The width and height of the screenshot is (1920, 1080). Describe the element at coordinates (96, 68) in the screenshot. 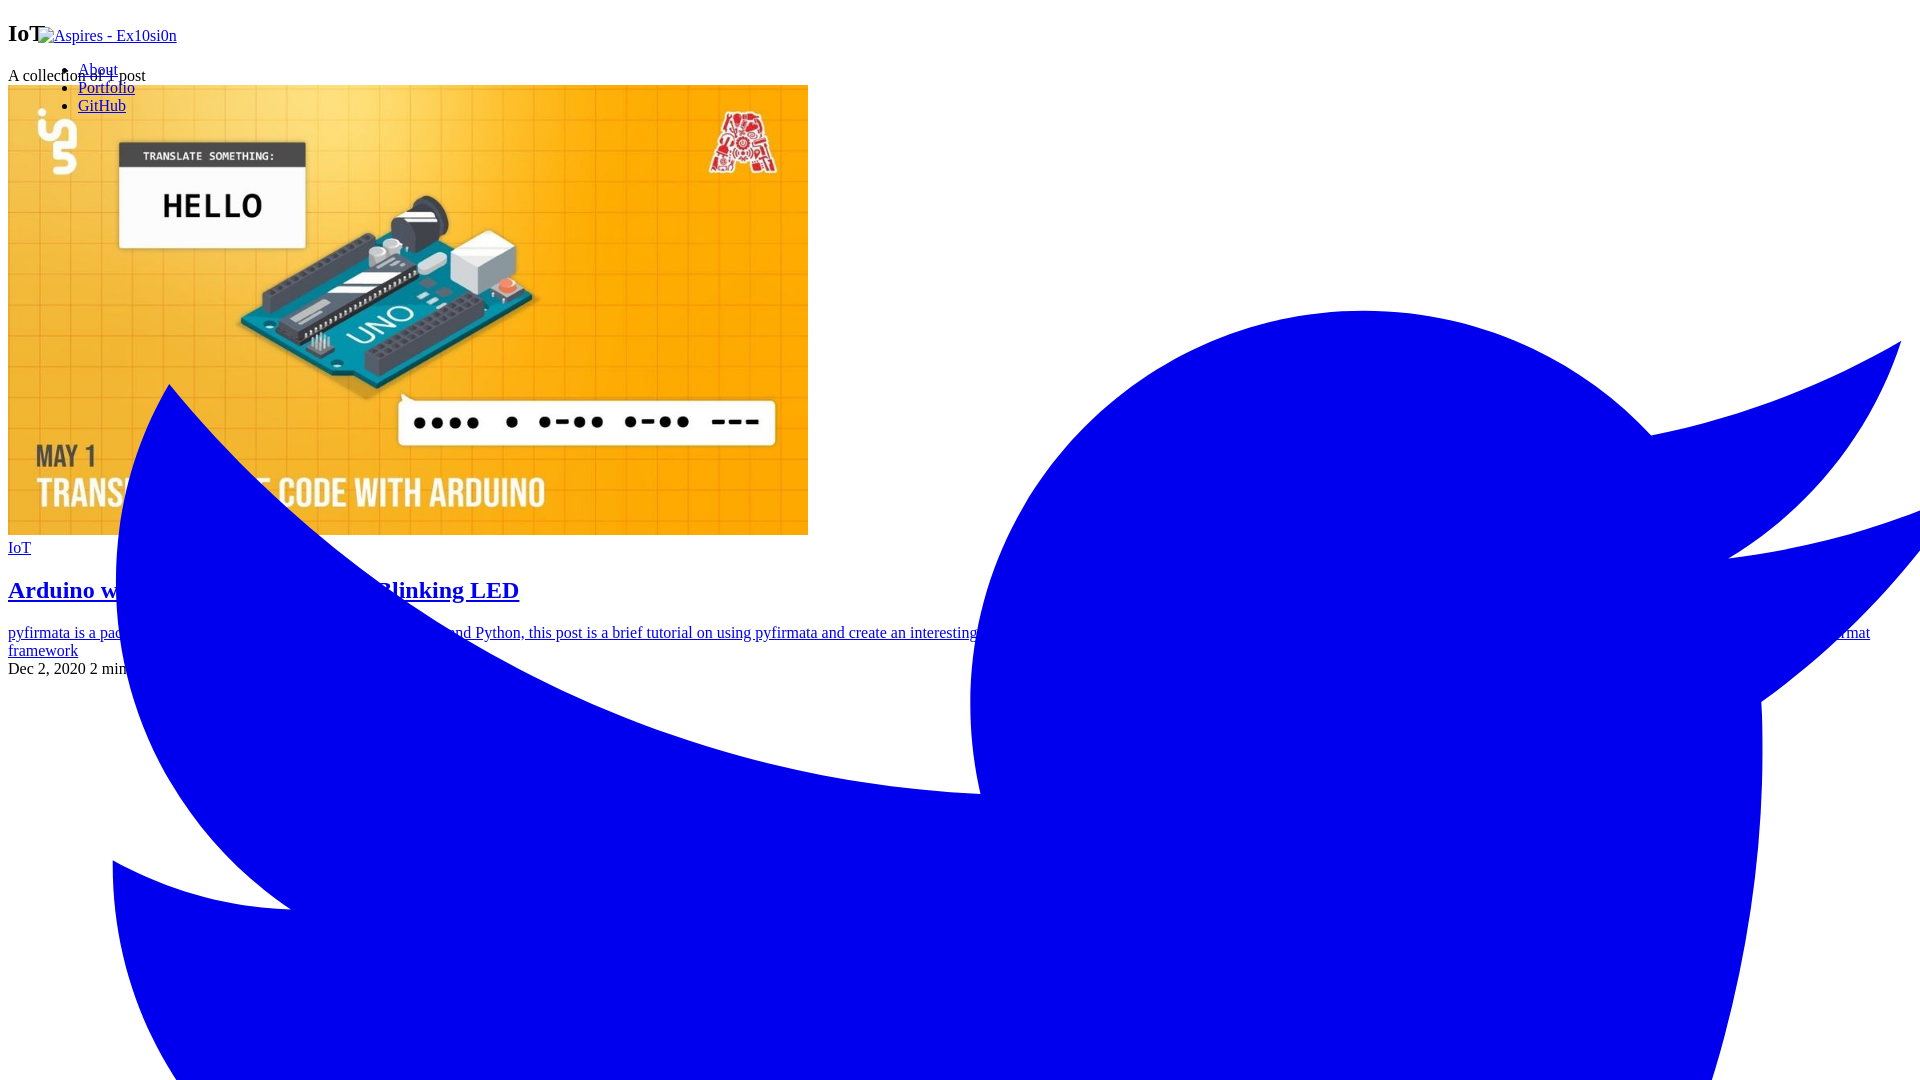

I see `'About'` at that location.